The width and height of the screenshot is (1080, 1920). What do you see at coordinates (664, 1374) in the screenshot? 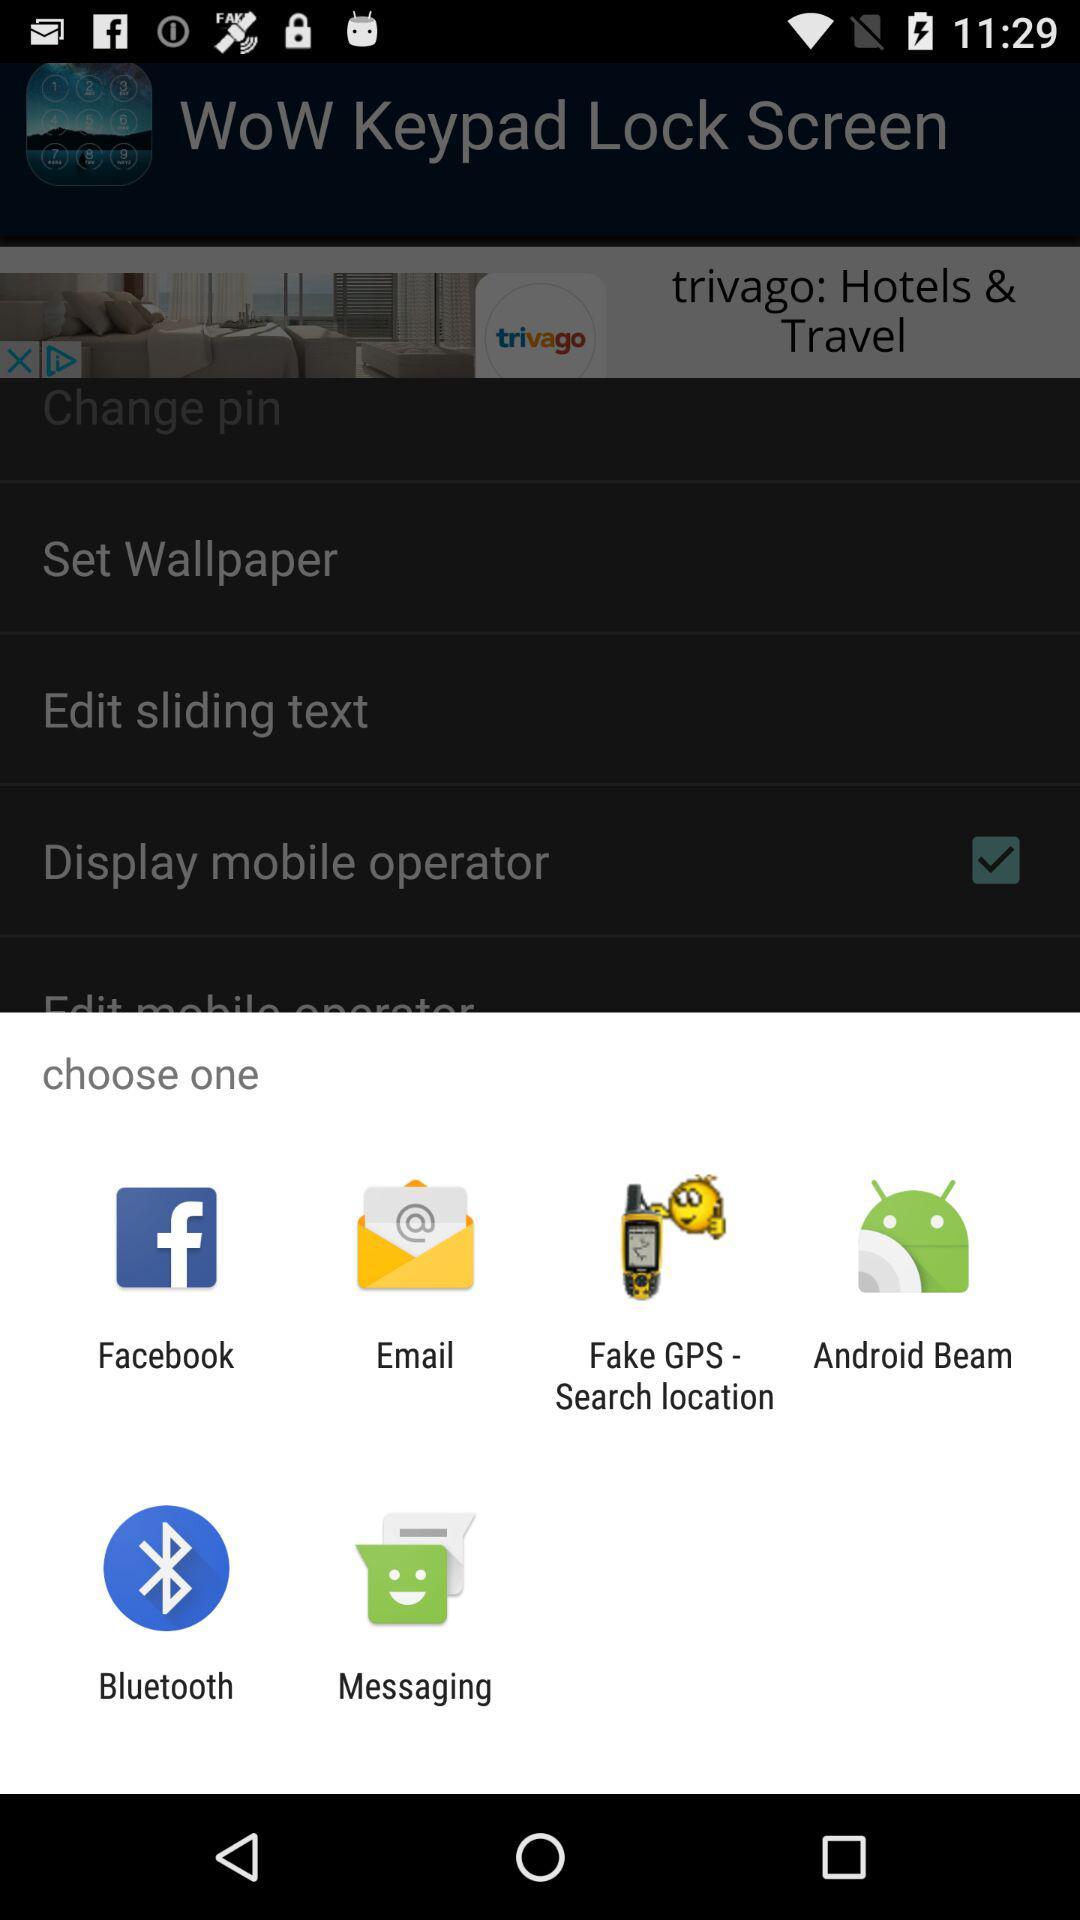
I see `icon next to the email icon` at bounding box center [664, 1374].